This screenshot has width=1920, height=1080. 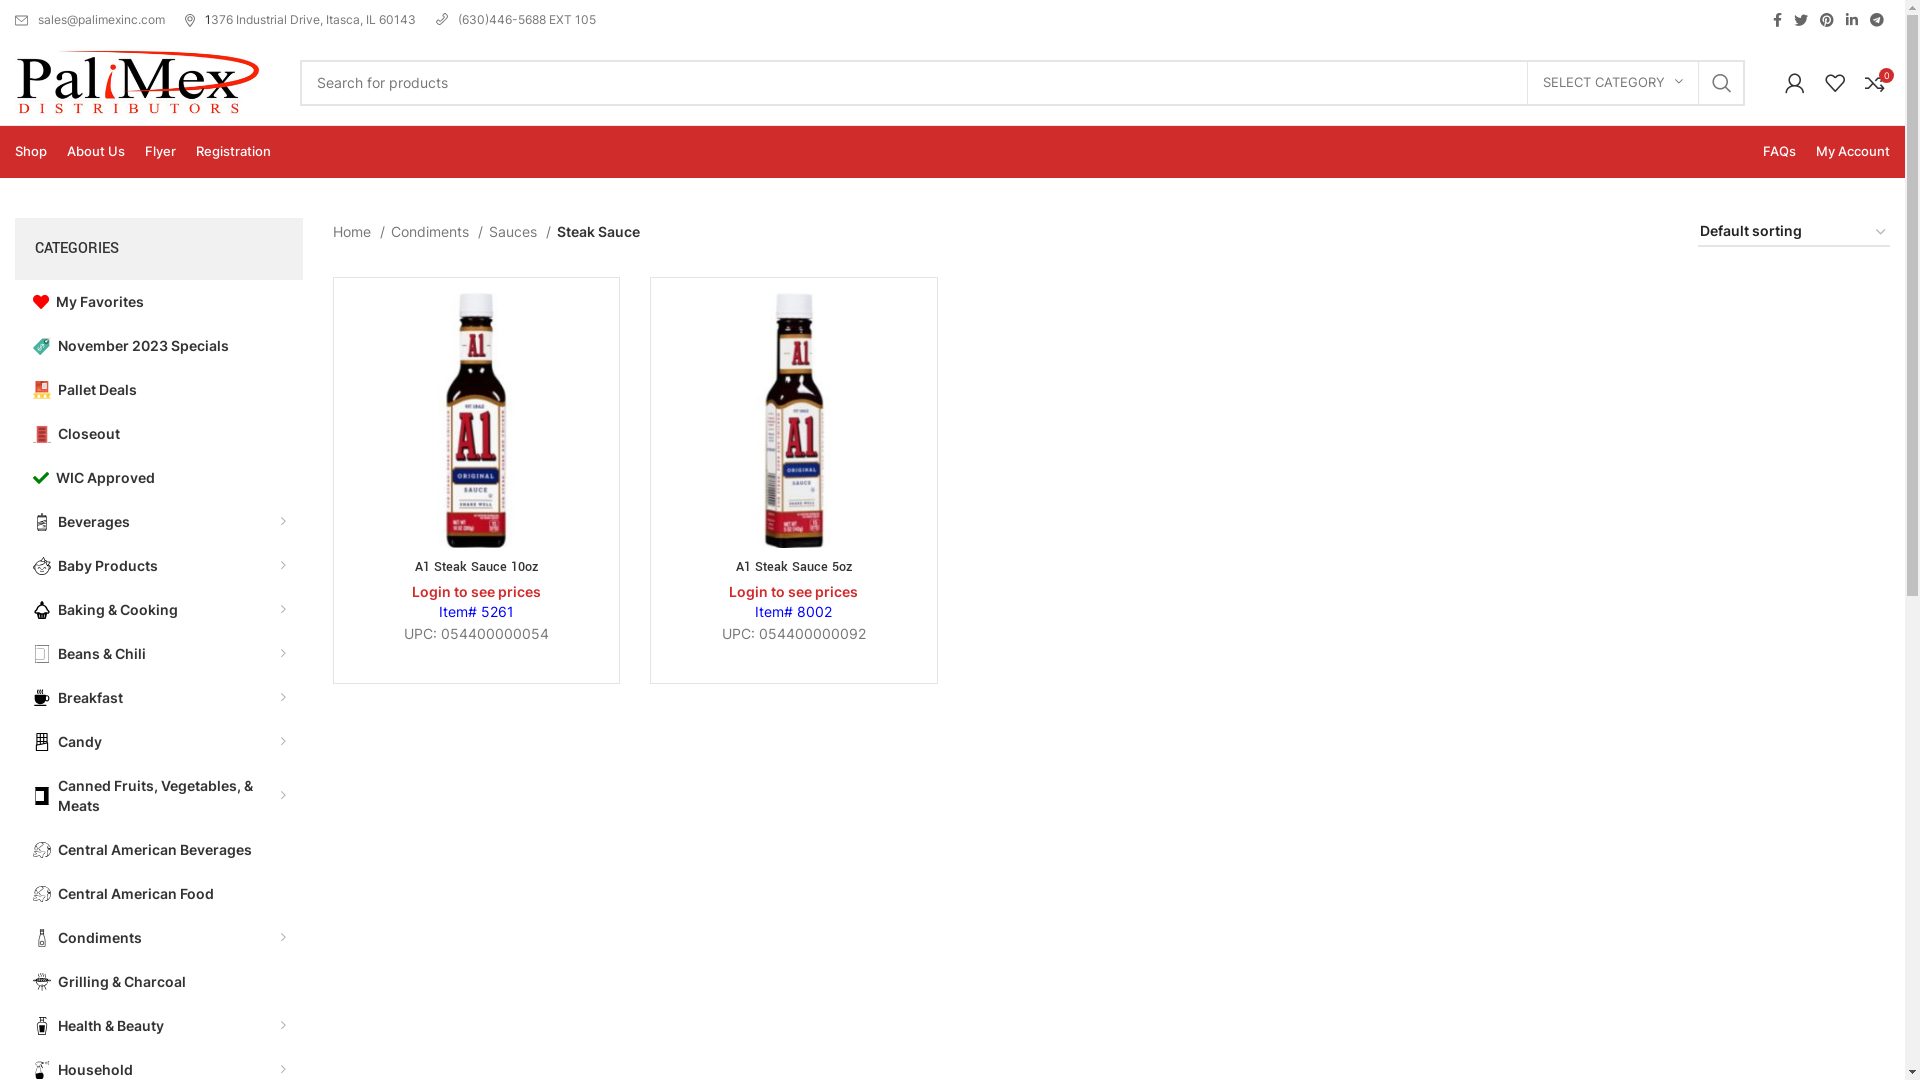 I want to click on 'November 2023 Specials', so click(x=157, y=345).